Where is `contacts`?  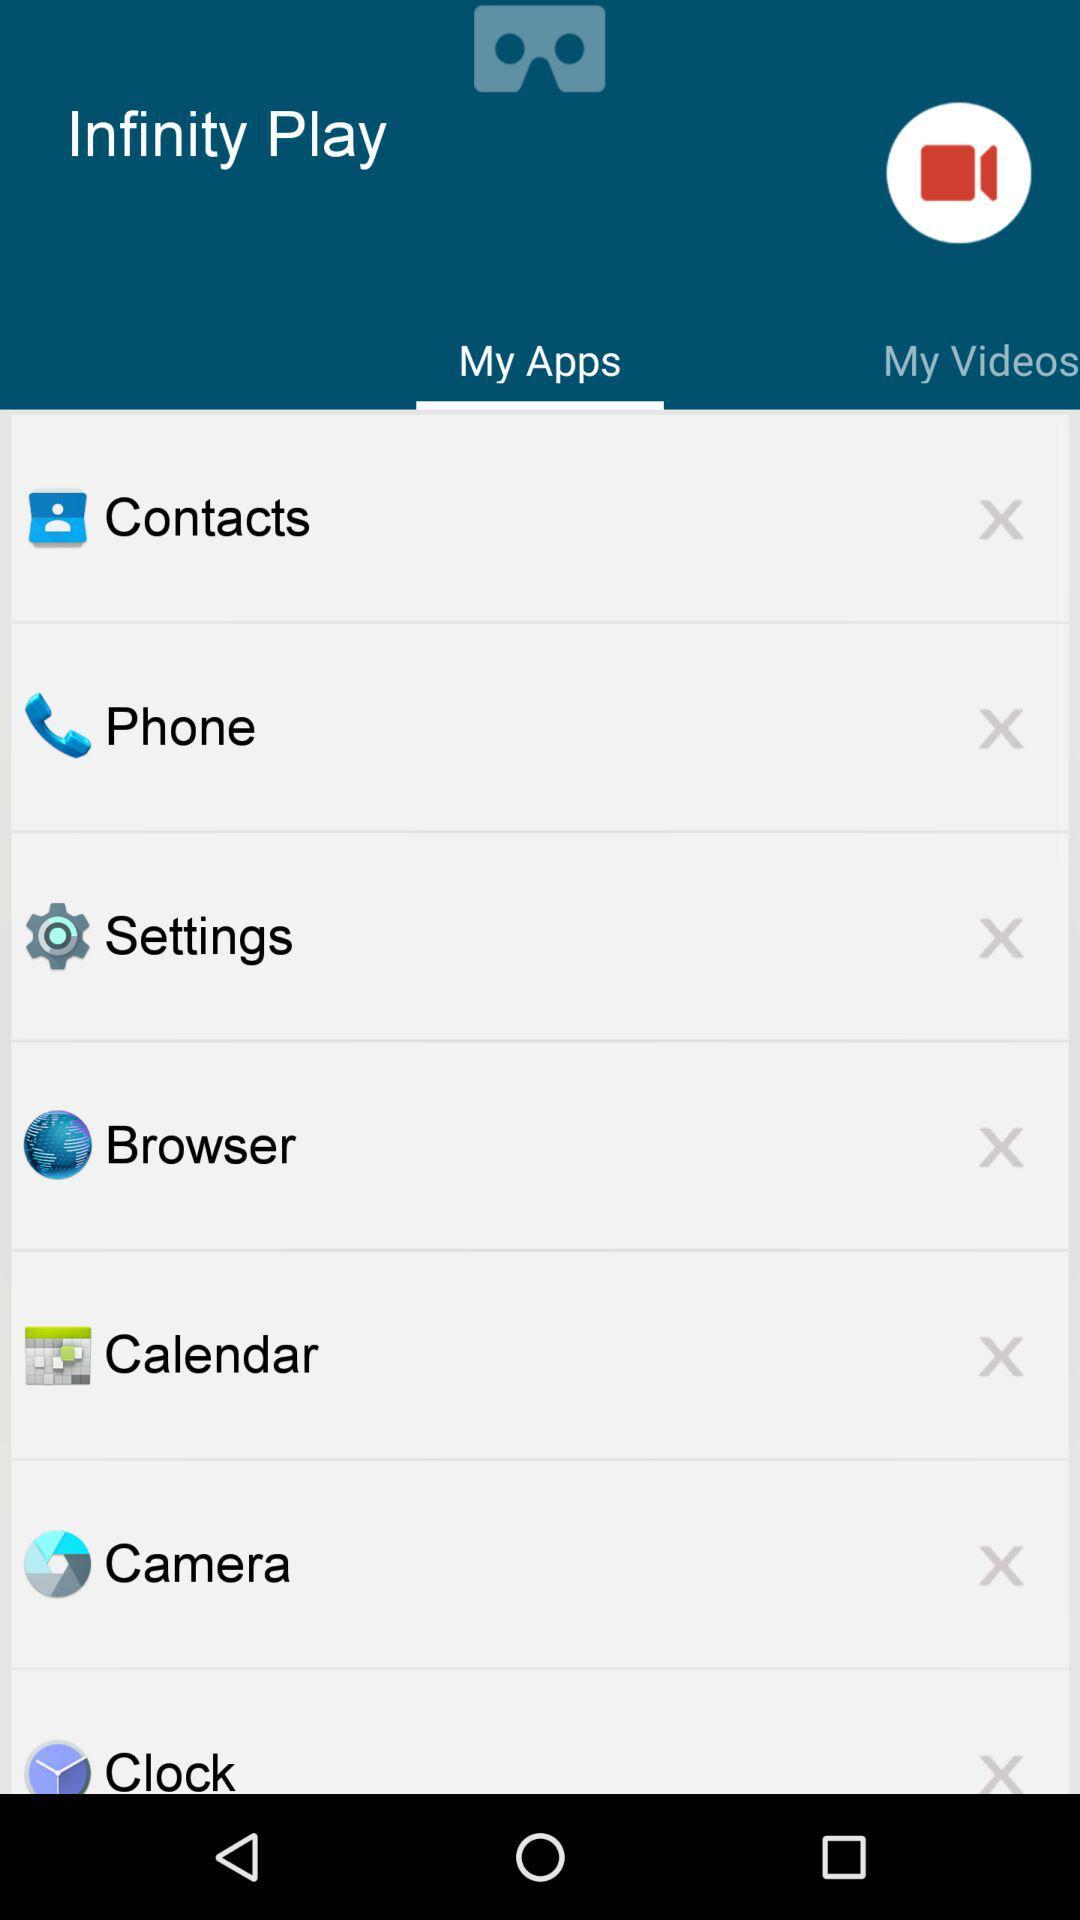 contacts is located at coordinates (56, 517).